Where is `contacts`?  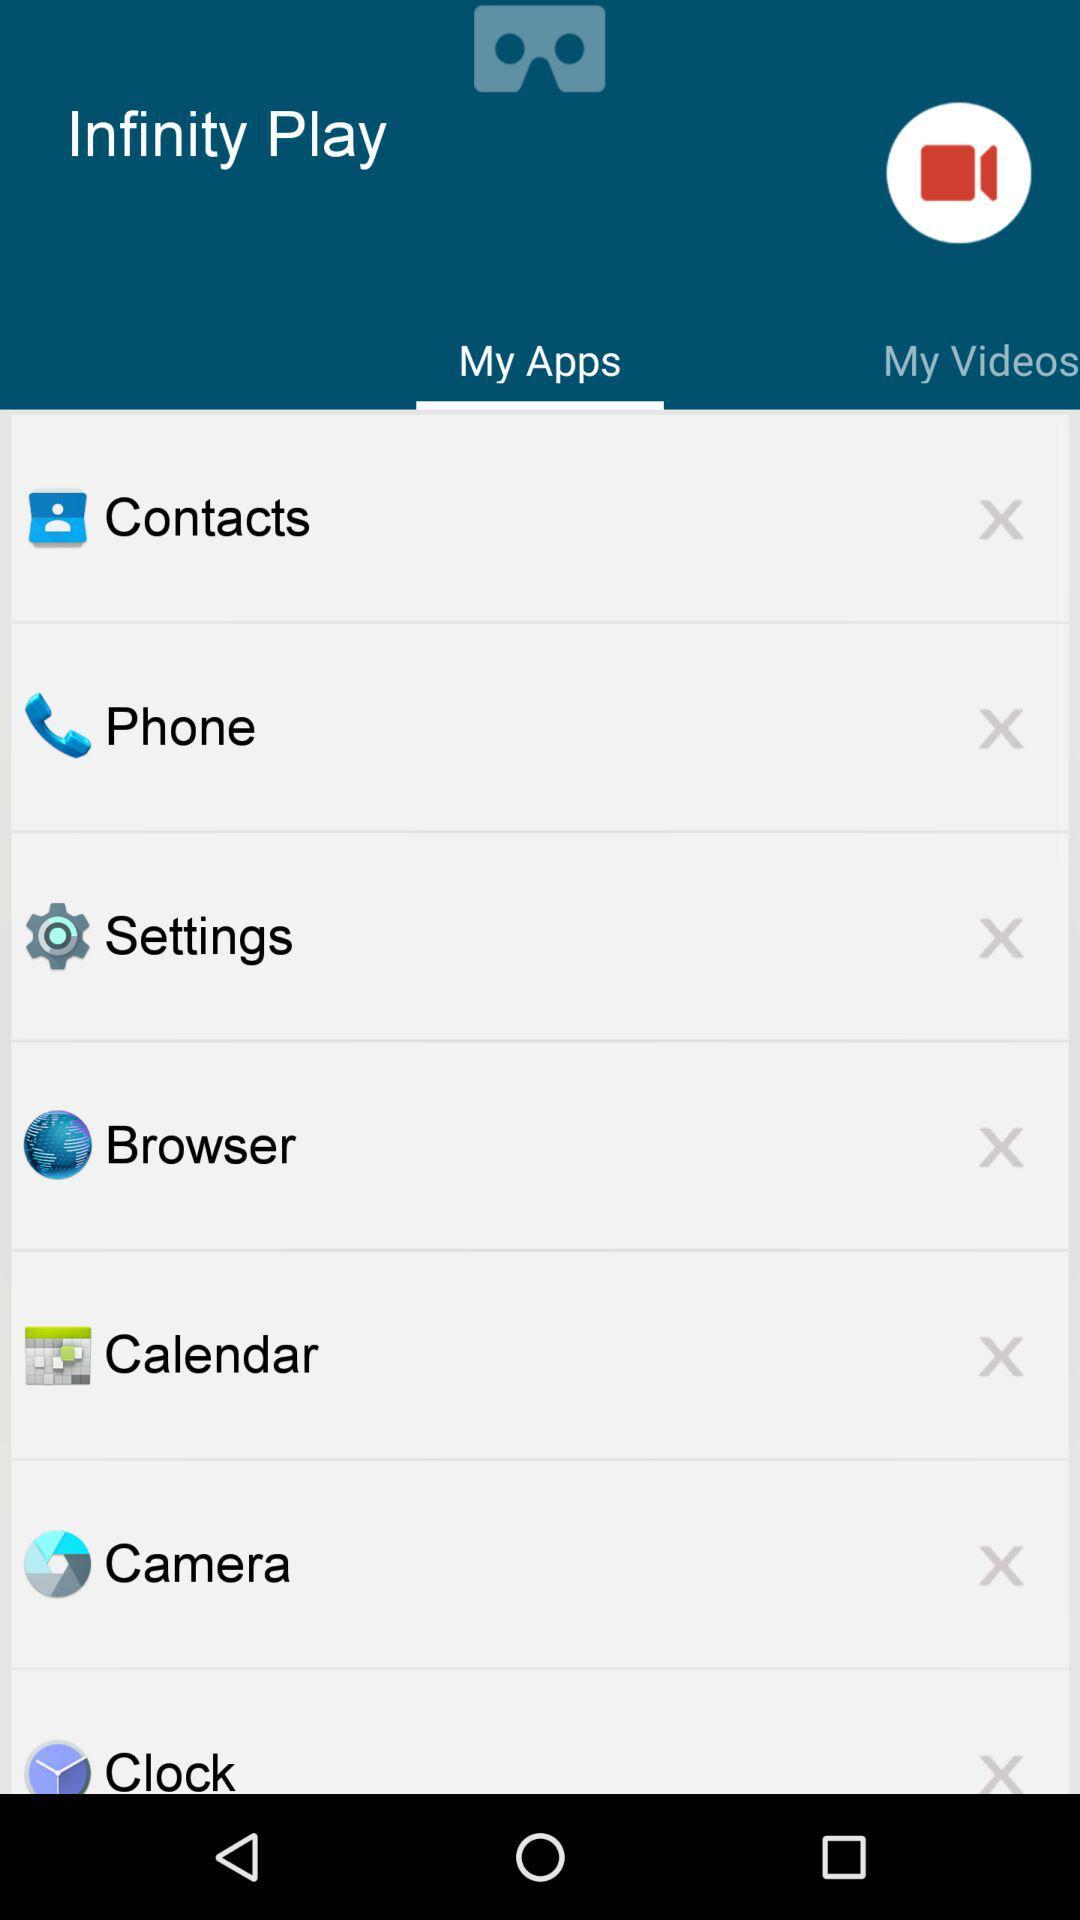 contacts is located at coordinates (56, 517).